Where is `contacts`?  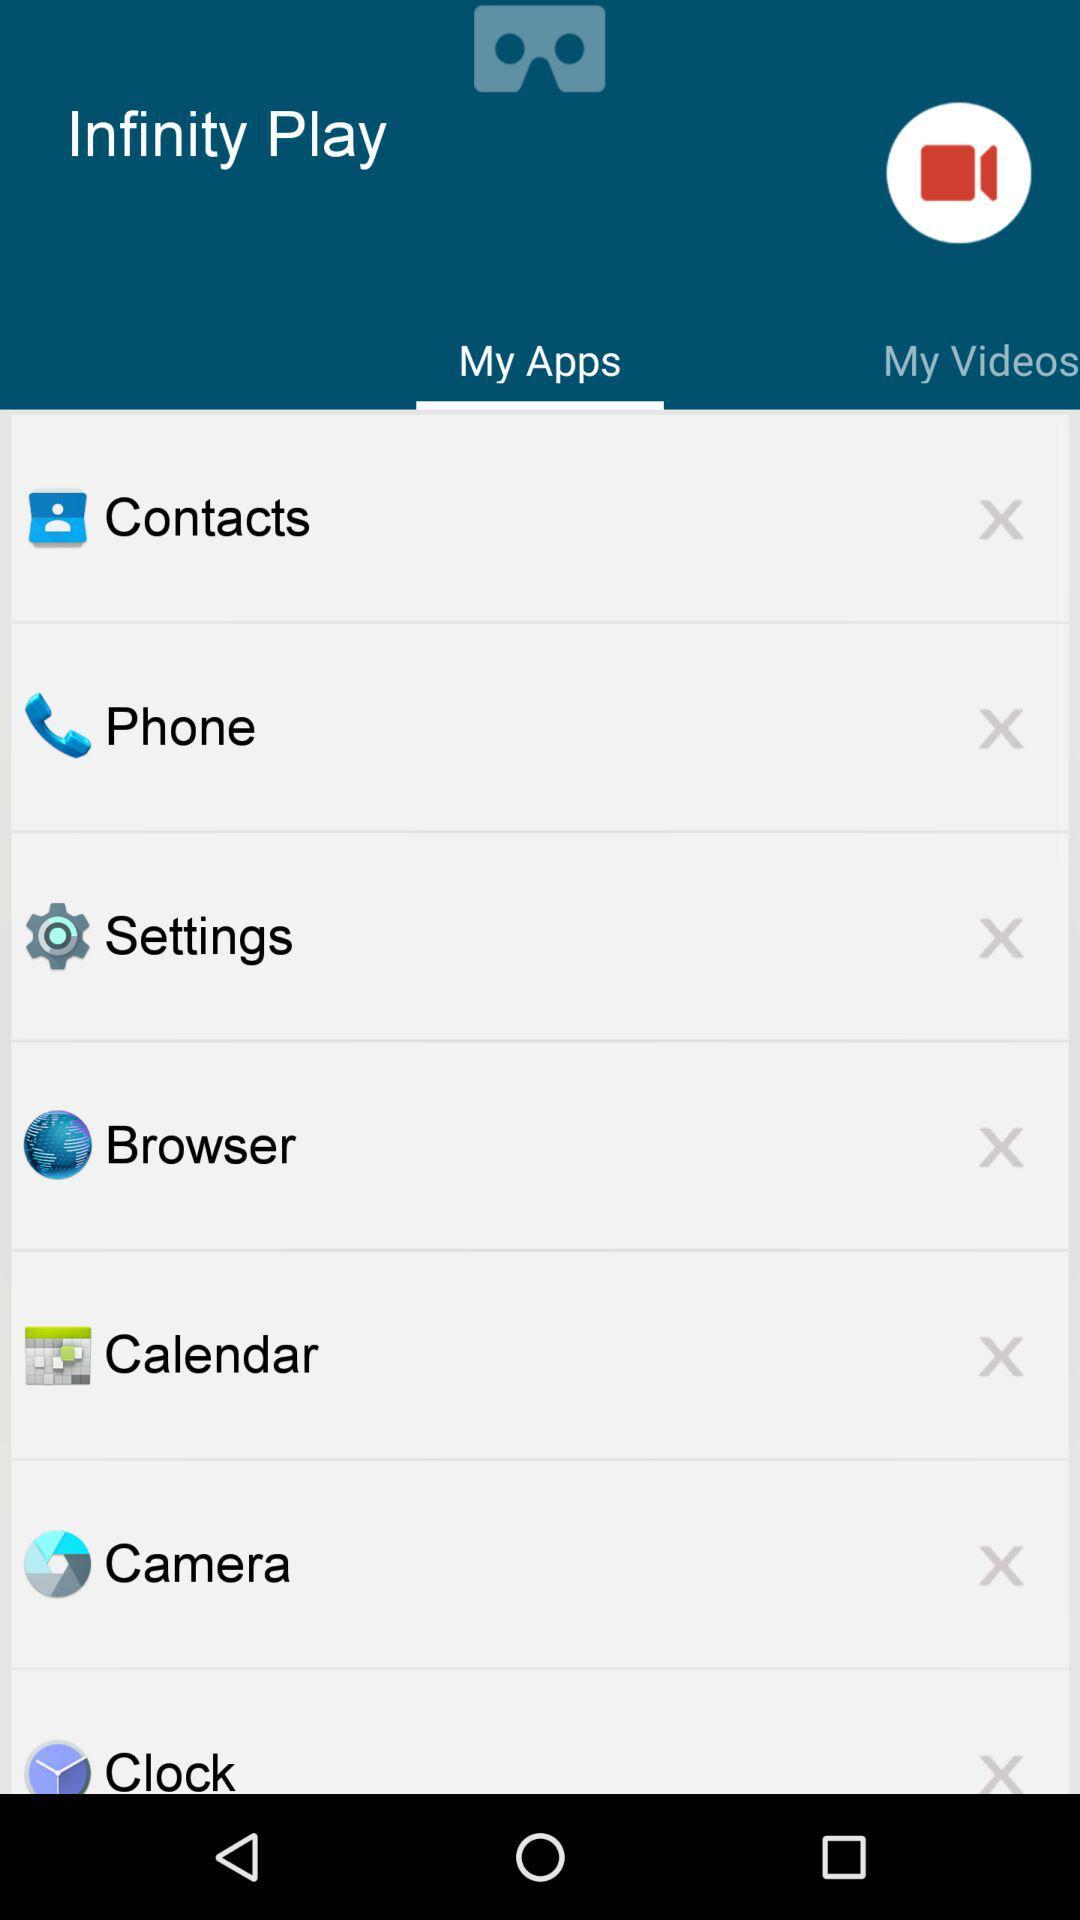 contacts is located at coordinates (56, 517).